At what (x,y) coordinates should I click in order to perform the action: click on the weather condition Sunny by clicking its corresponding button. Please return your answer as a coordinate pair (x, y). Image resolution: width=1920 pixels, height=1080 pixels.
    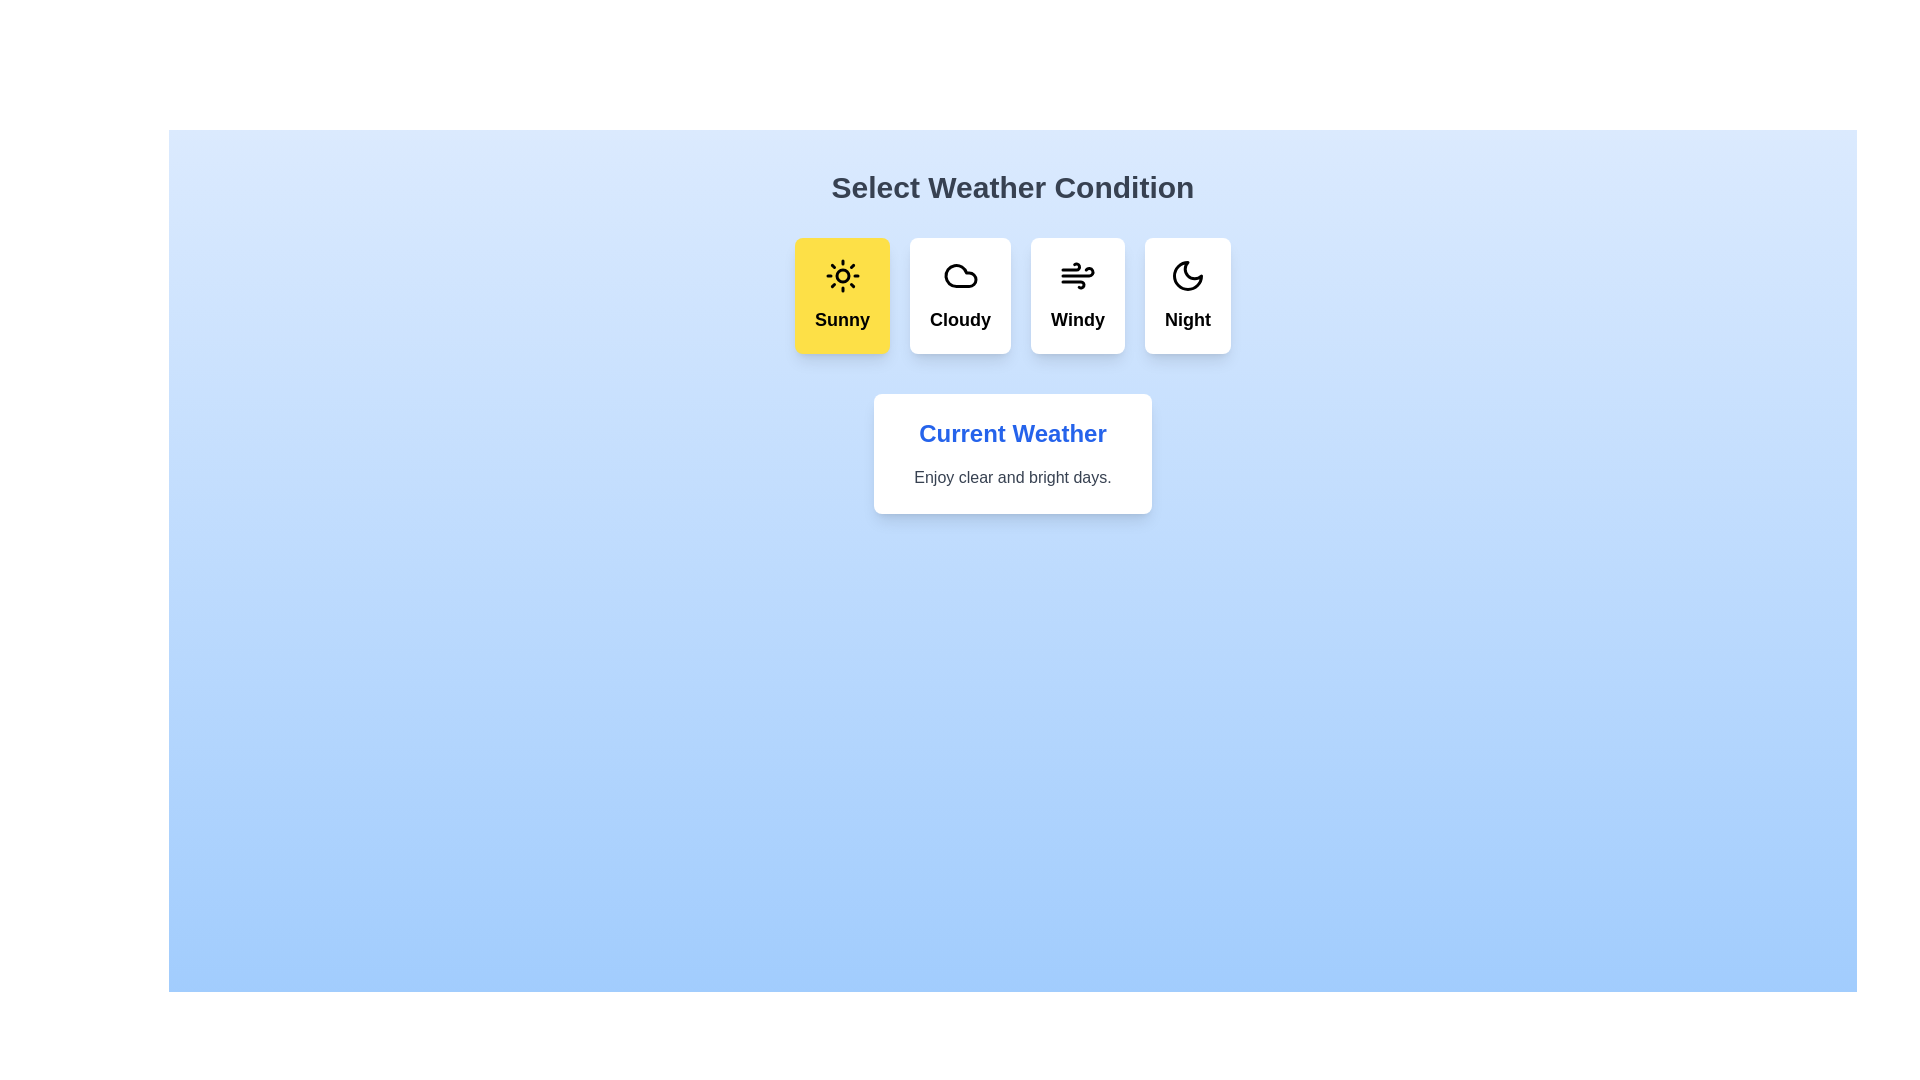
    Looking at the image, I should click on (842, 296).